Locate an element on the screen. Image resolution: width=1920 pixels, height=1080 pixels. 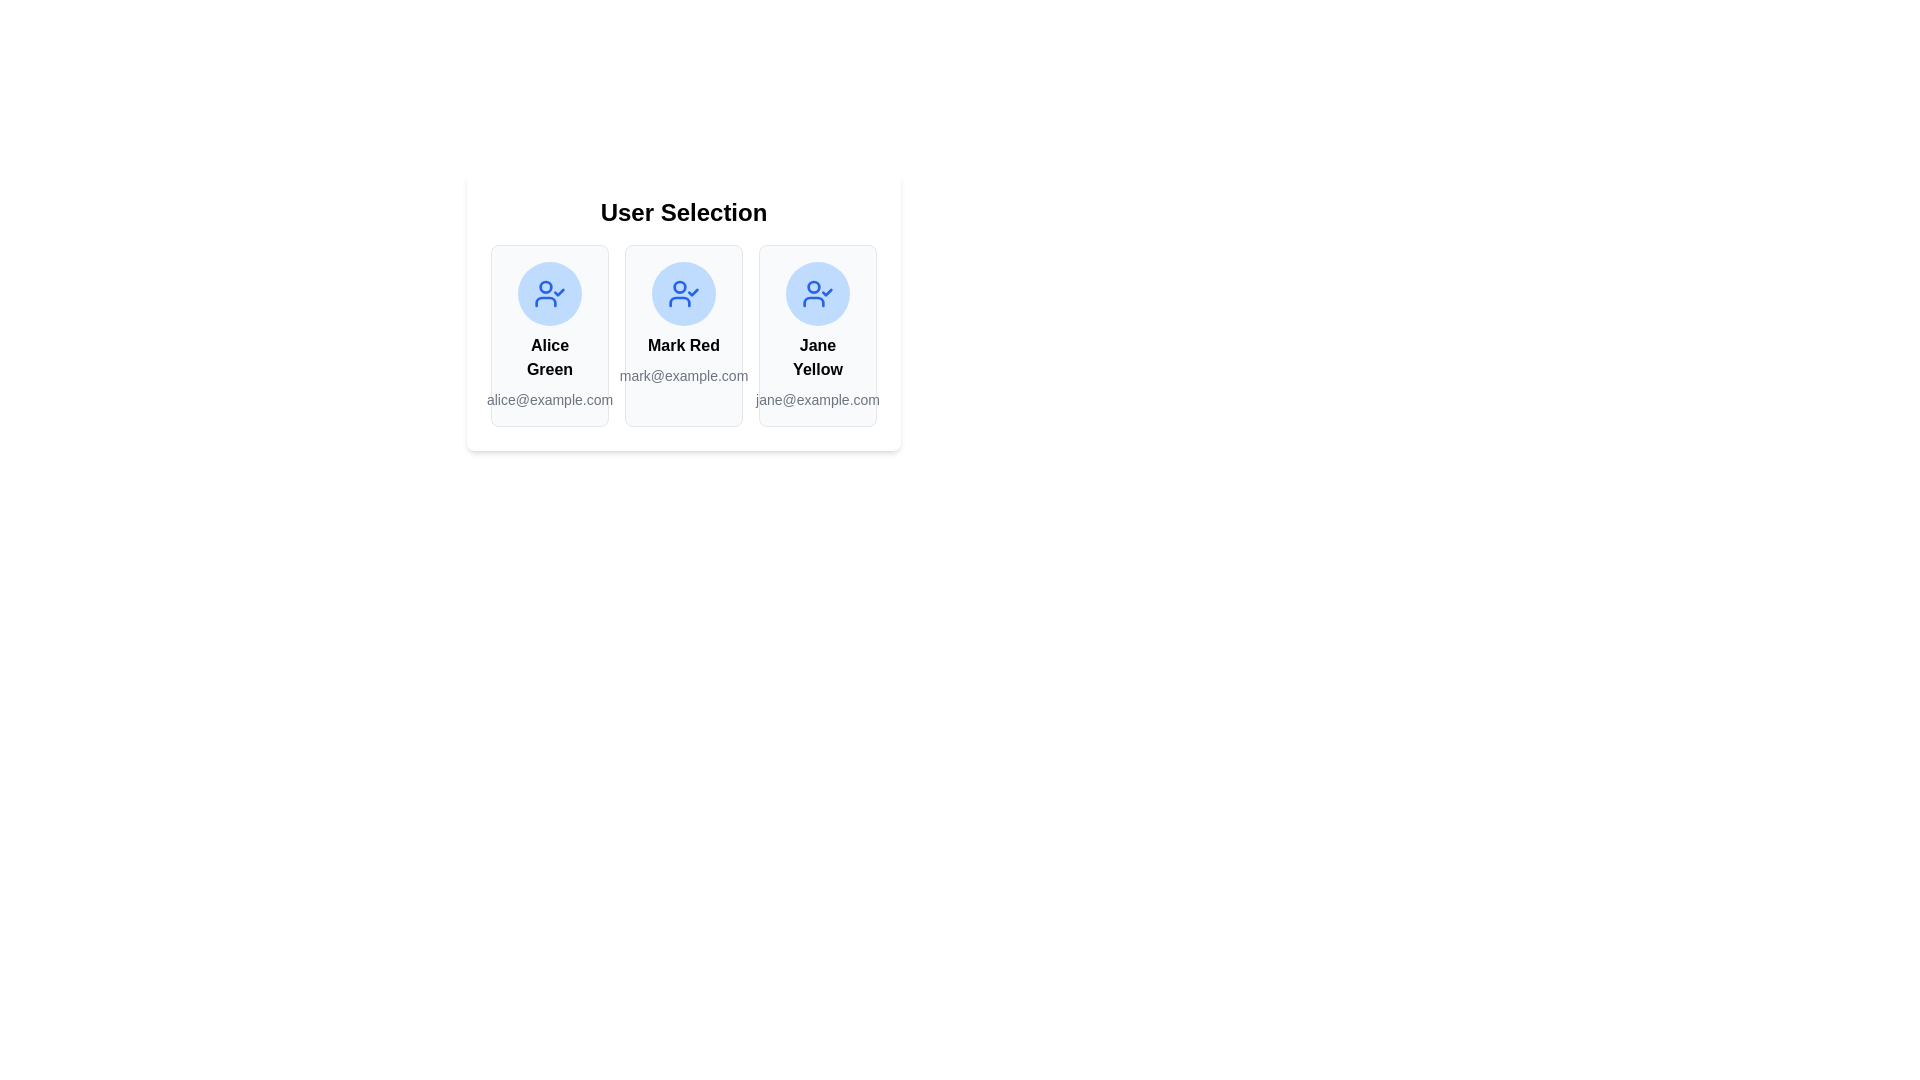
the Text Label displaying the user's name in the center card of the three-card layout, located beneath the blue circular avatar icon and above the email address 'mark@example.com' is located at coordinates (684, 345).